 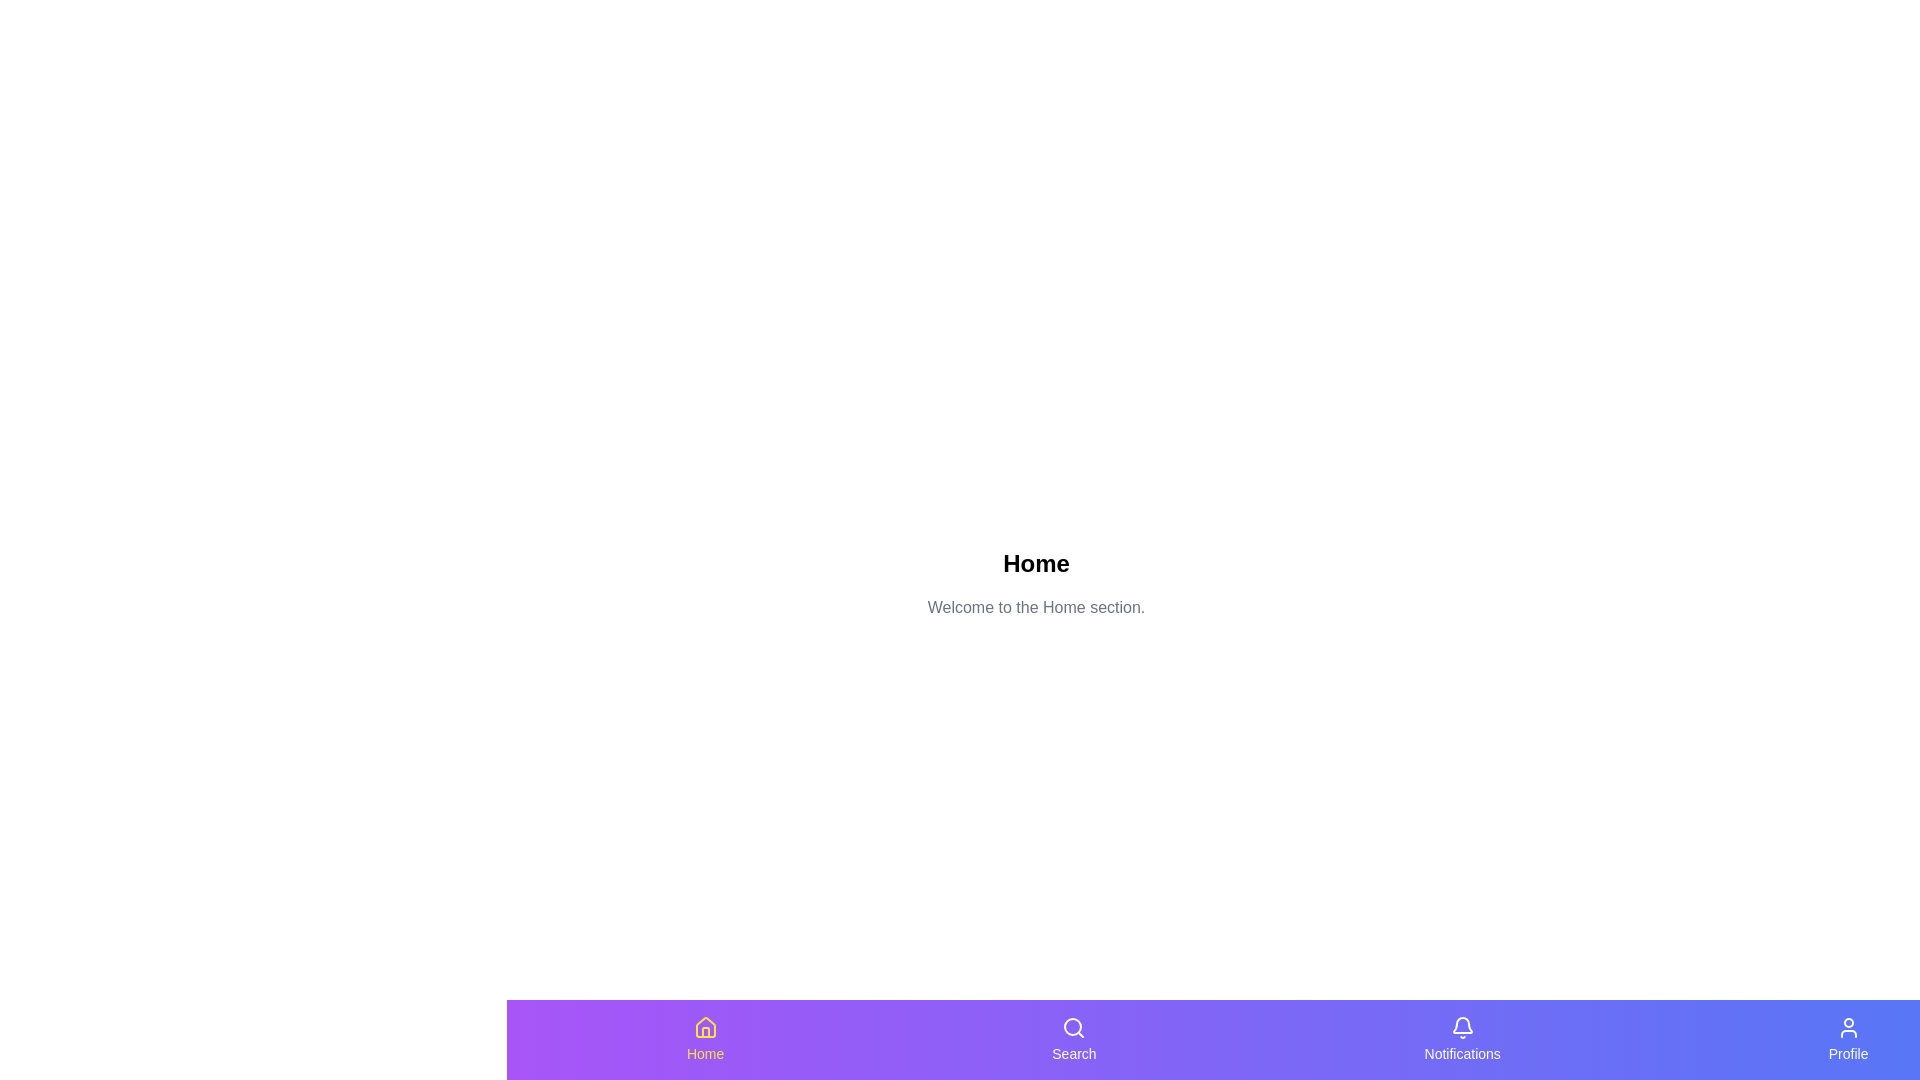 What do you see at coordinates (705, 1027) in the screenshot?
I see `the 'Home' icon located in the bottom navigation bar` at bounding box center [705, 1027].